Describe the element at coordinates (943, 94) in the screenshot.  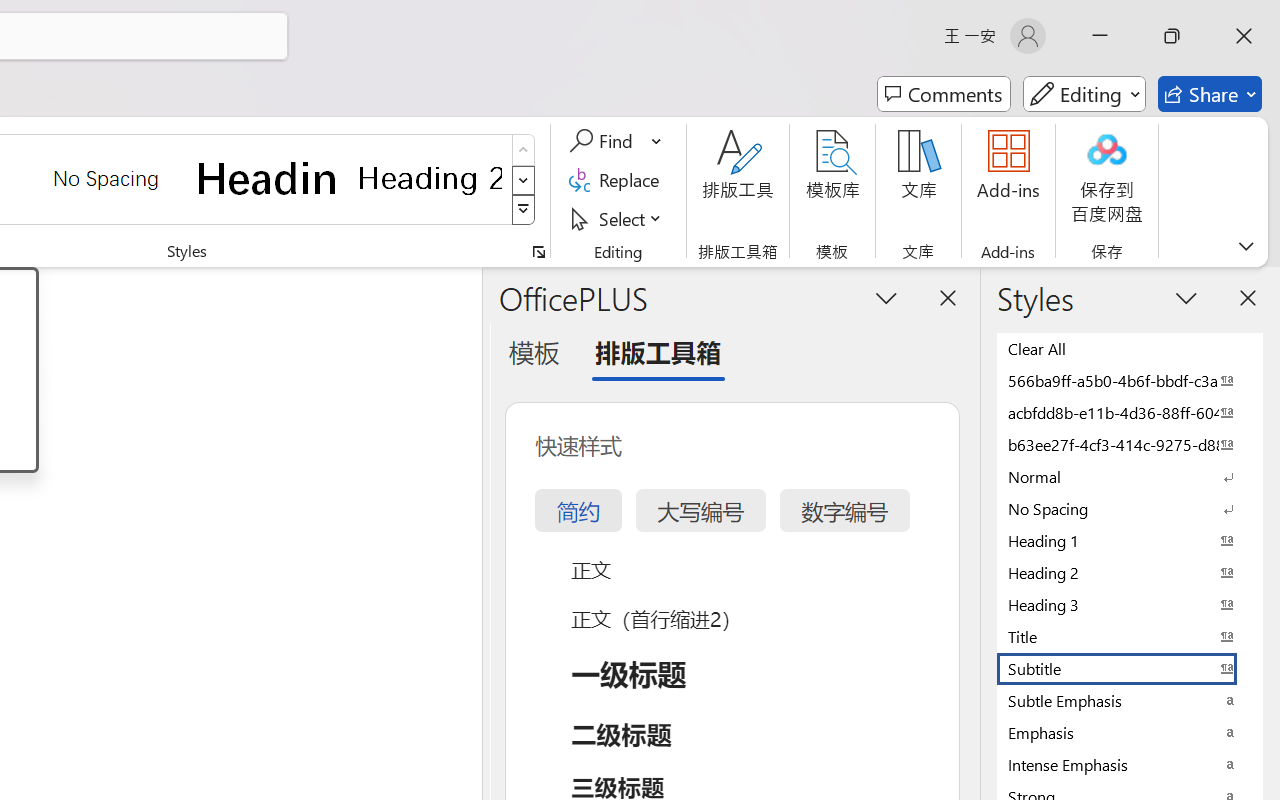
I see `'Comments'` at that location.